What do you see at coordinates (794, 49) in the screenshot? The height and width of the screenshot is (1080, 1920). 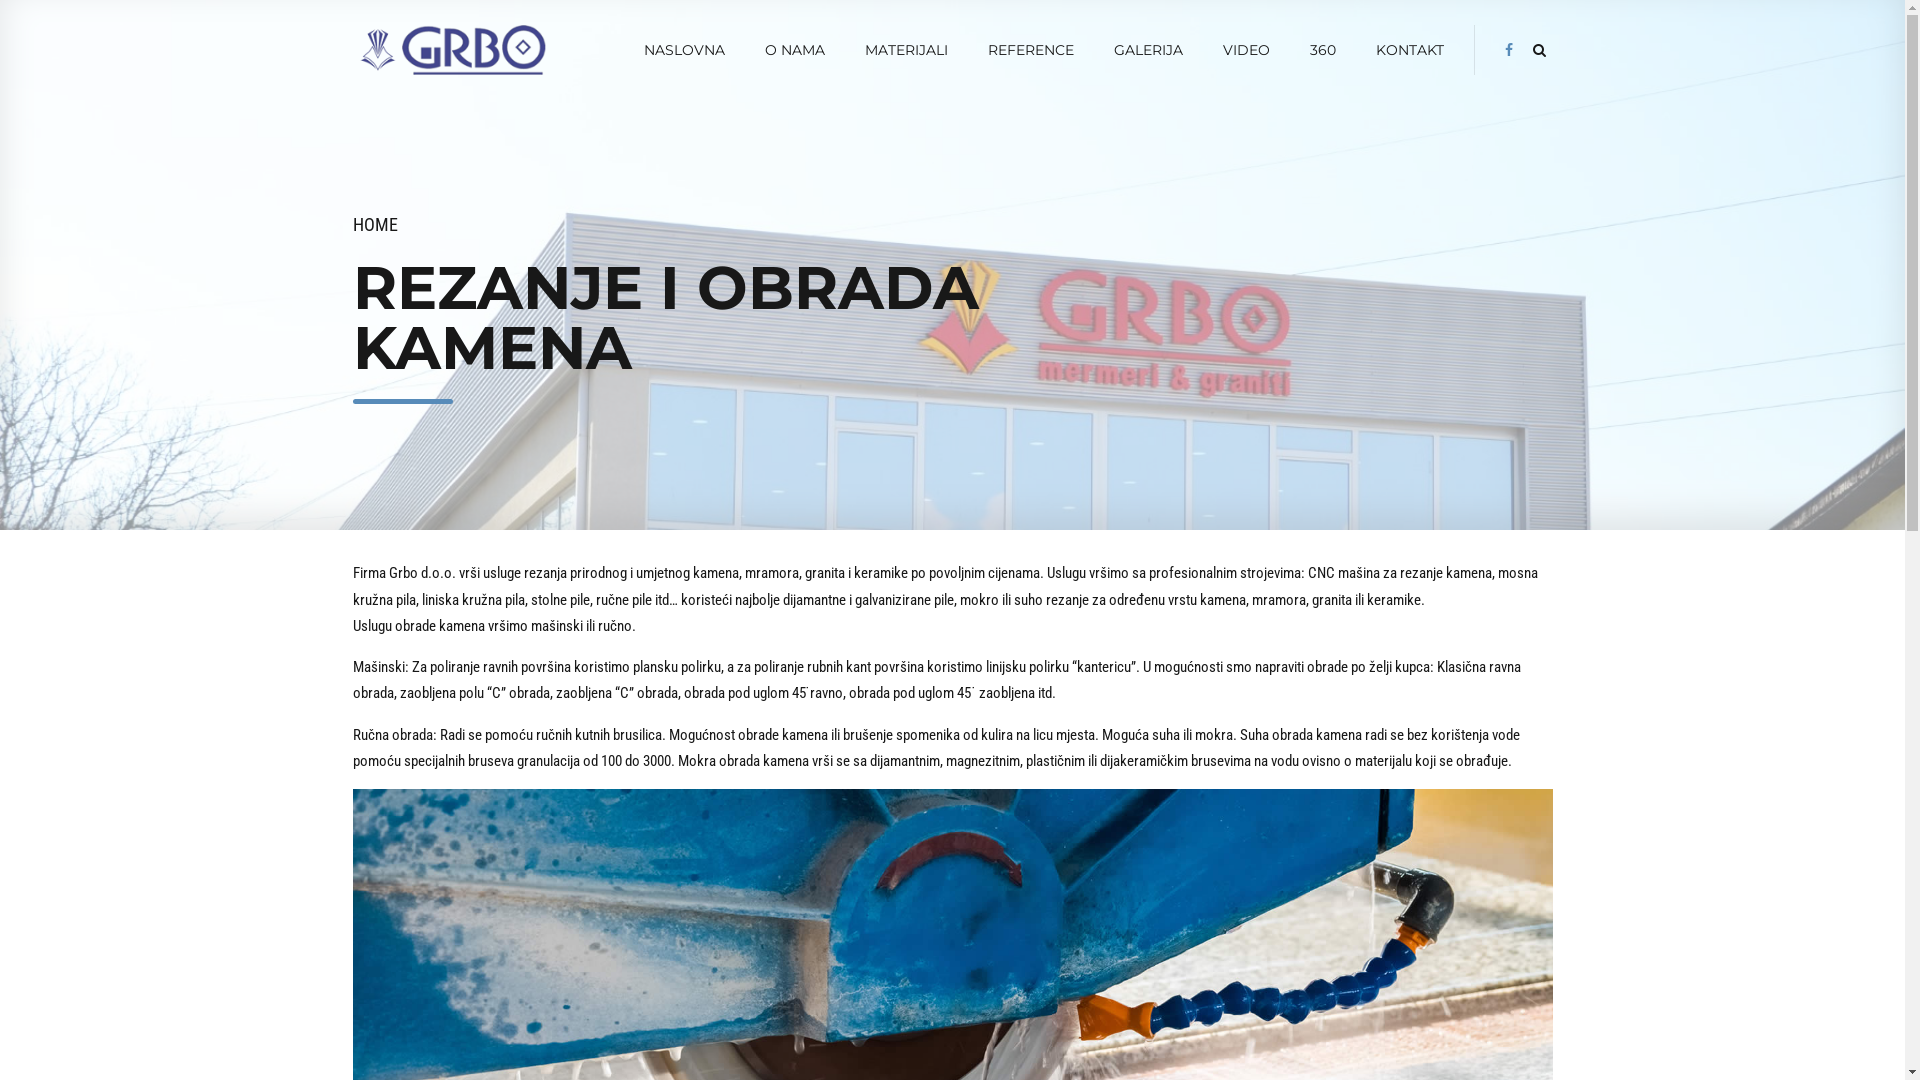 I see `'O NAMA'` at bounding box center [794, 49].